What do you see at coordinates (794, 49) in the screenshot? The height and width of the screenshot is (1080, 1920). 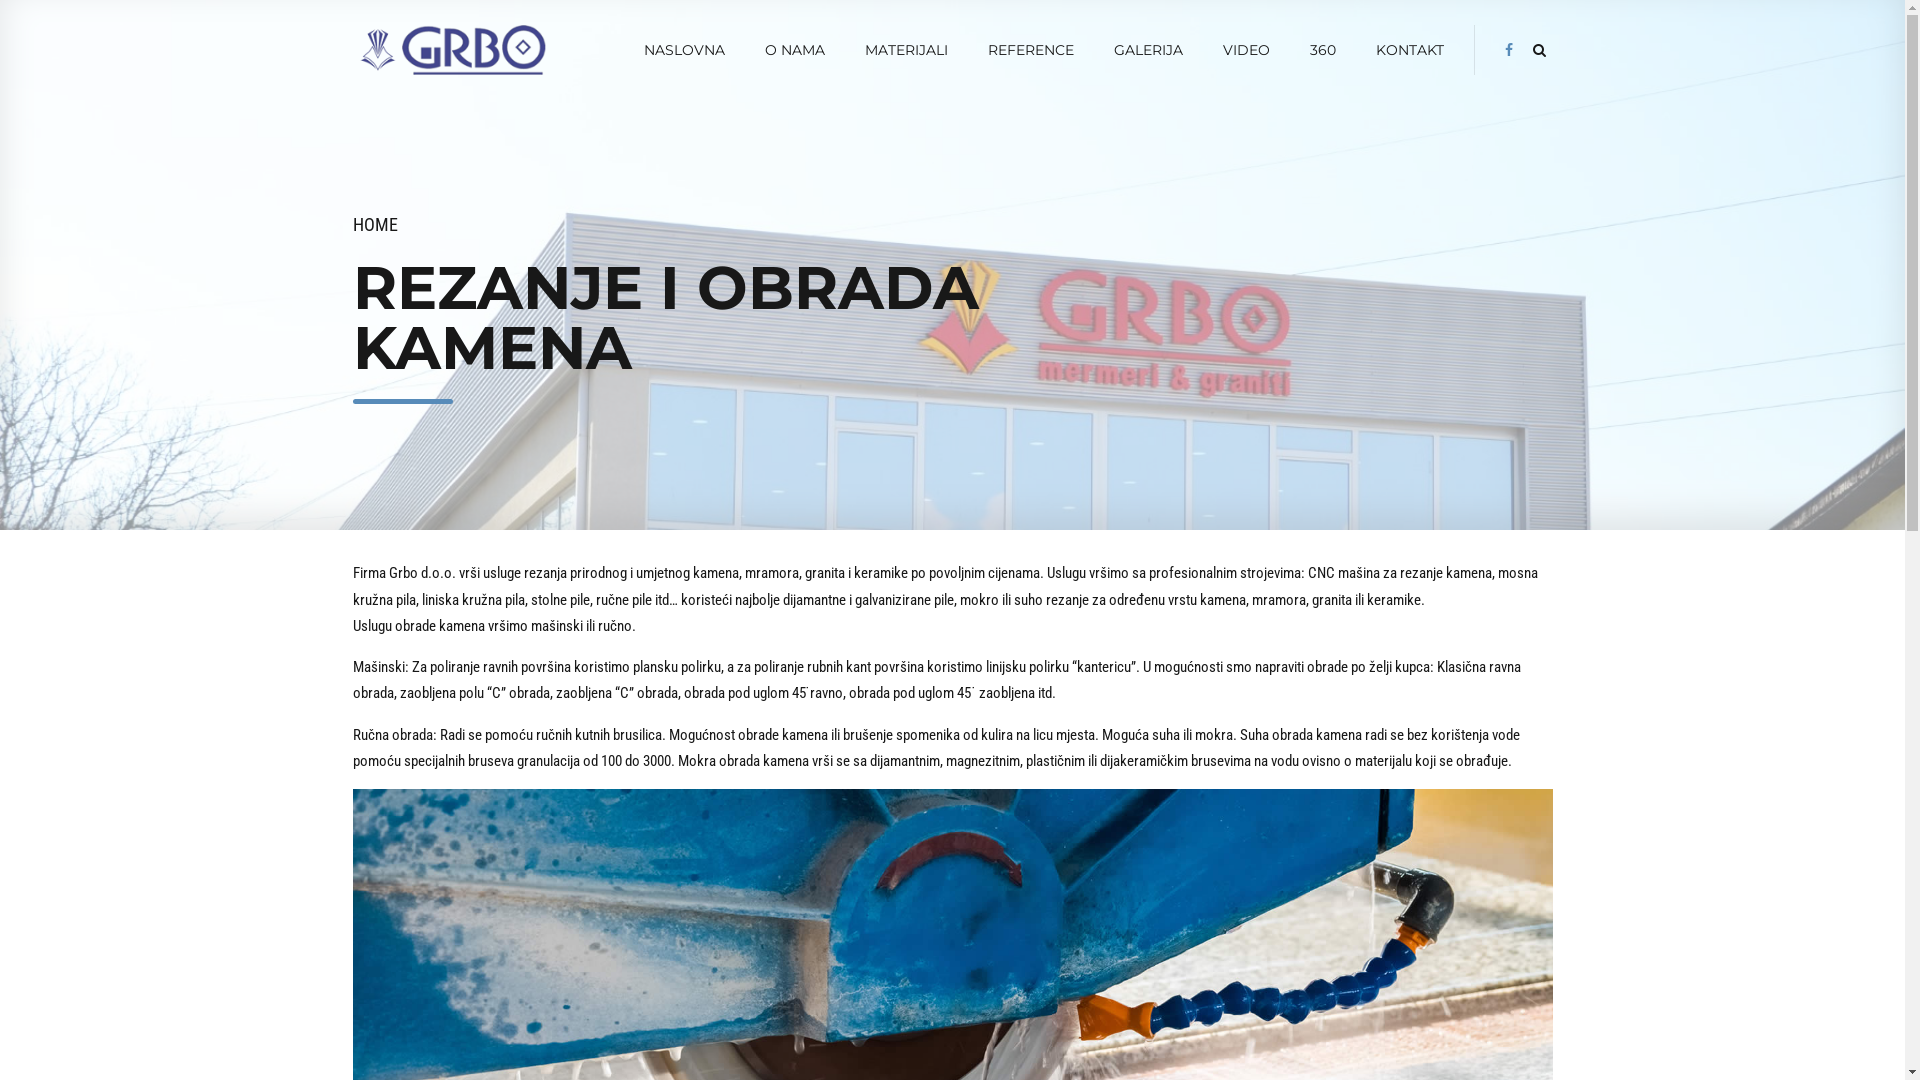 I see `'O NAMA'` at bounding box center [794, 49].